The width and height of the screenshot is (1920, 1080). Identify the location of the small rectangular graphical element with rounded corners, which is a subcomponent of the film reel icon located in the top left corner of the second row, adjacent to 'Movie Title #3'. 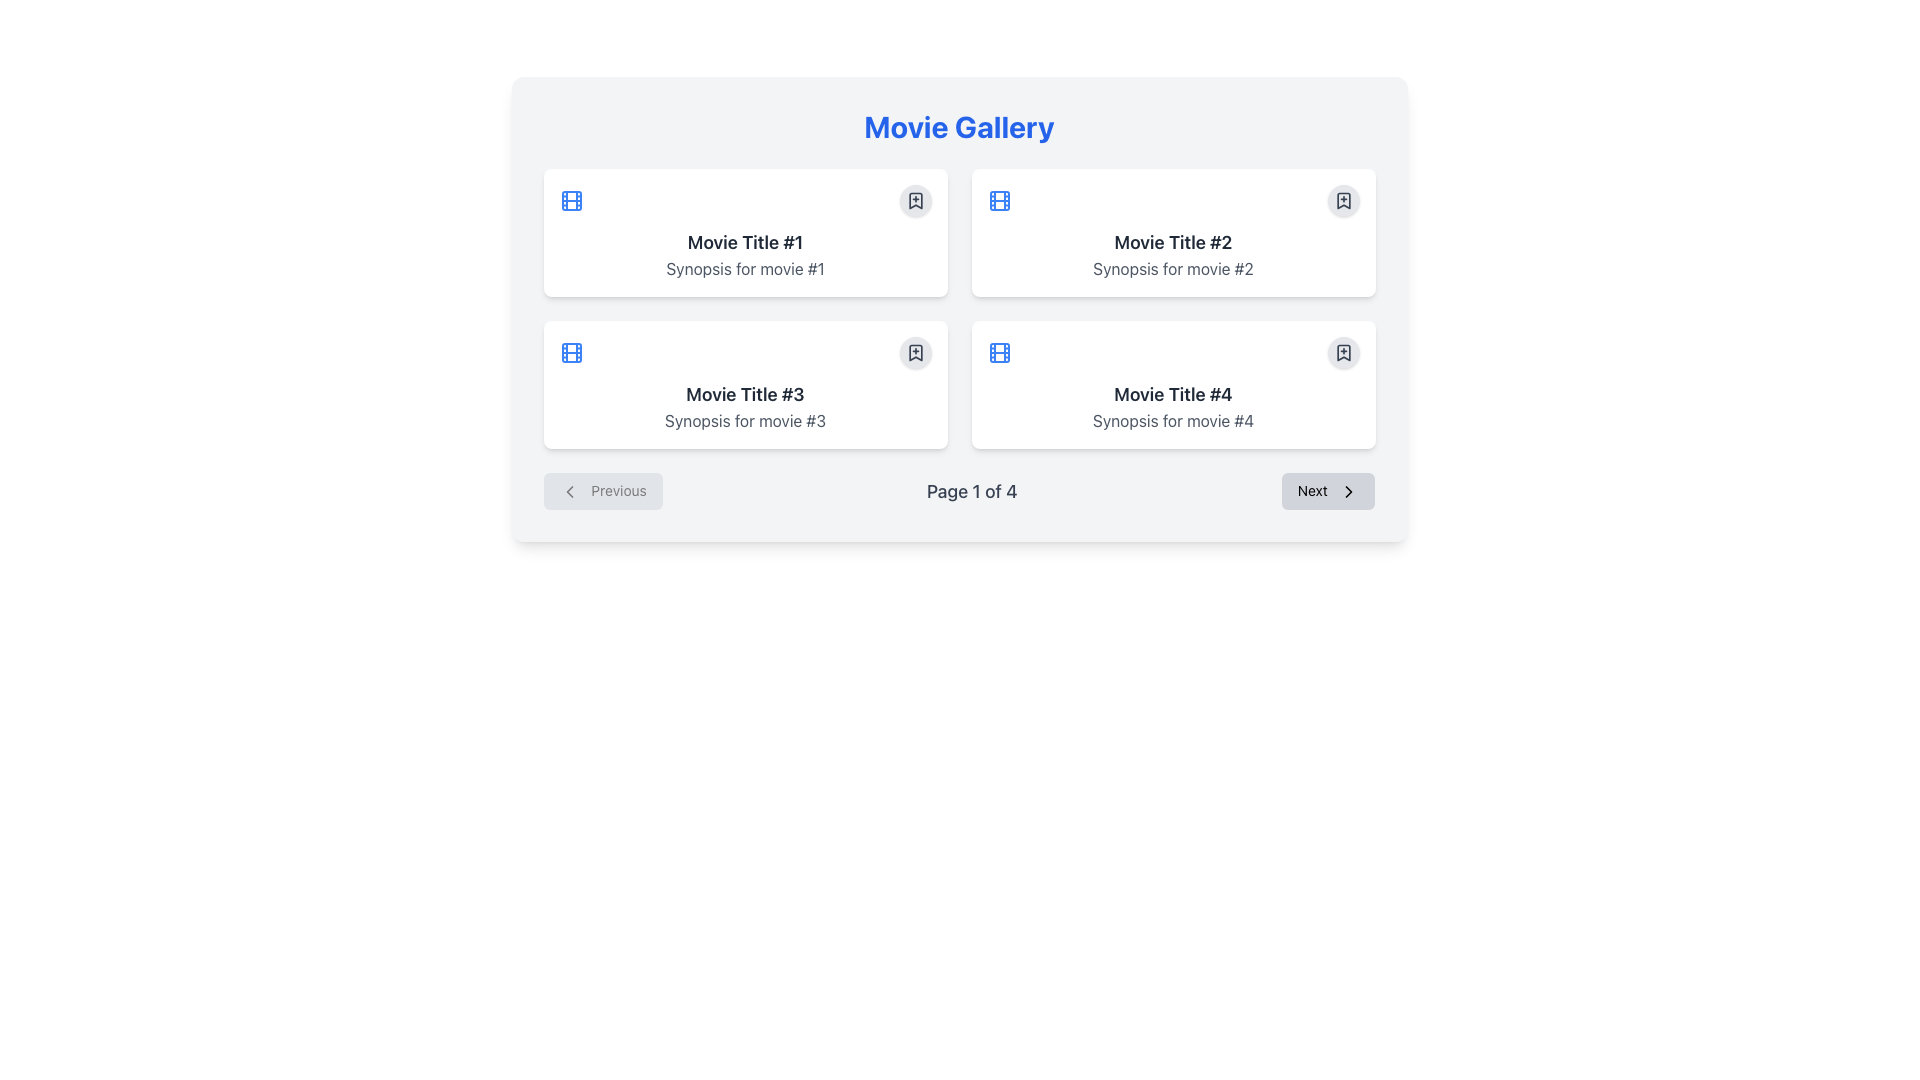
(570, 352).